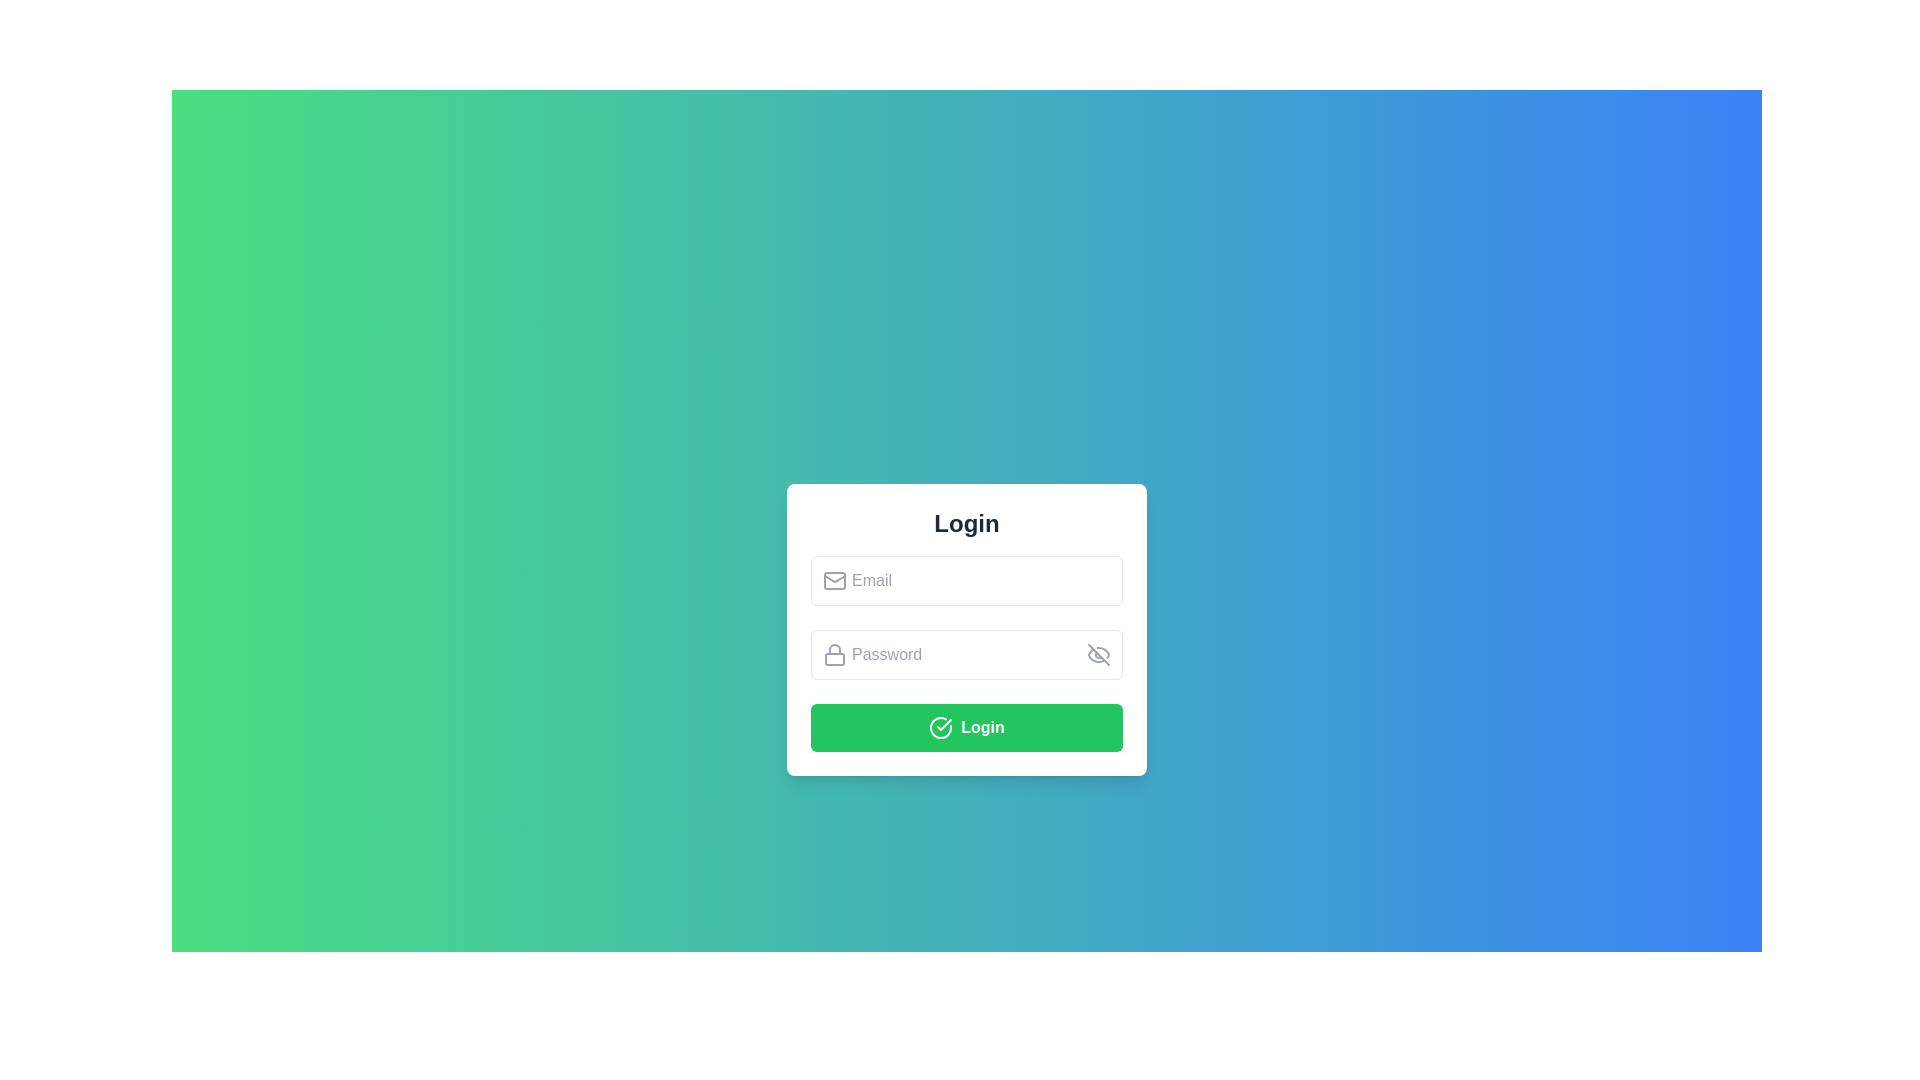 This screenshot has height=1080, width=1920. Describe the element at coordinates (1098, 654) in the screenshot. I see `the toggle button to obscure or reveal the text in the associated password input field, which is positioned to the right of the password input field` at that location.